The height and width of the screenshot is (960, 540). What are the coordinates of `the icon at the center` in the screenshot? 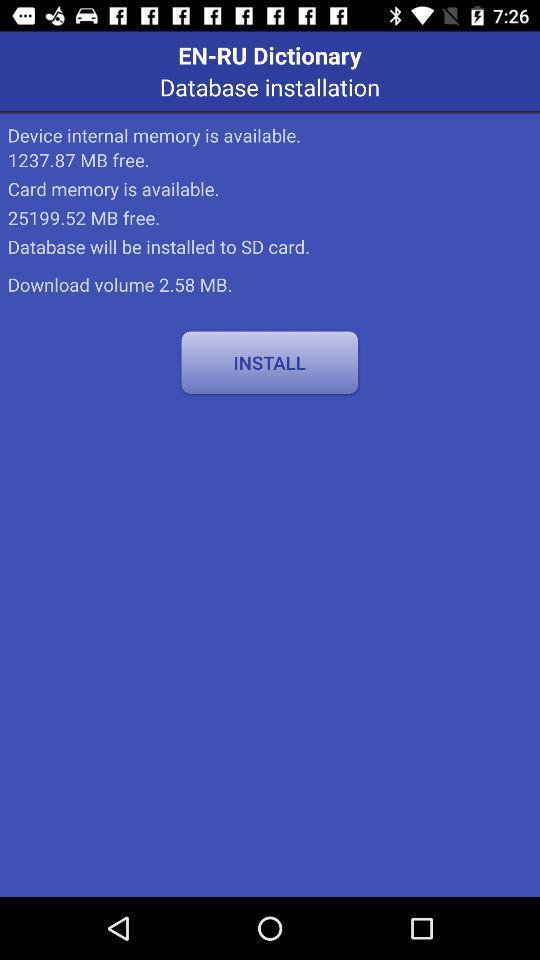 It's located at (269, 361).